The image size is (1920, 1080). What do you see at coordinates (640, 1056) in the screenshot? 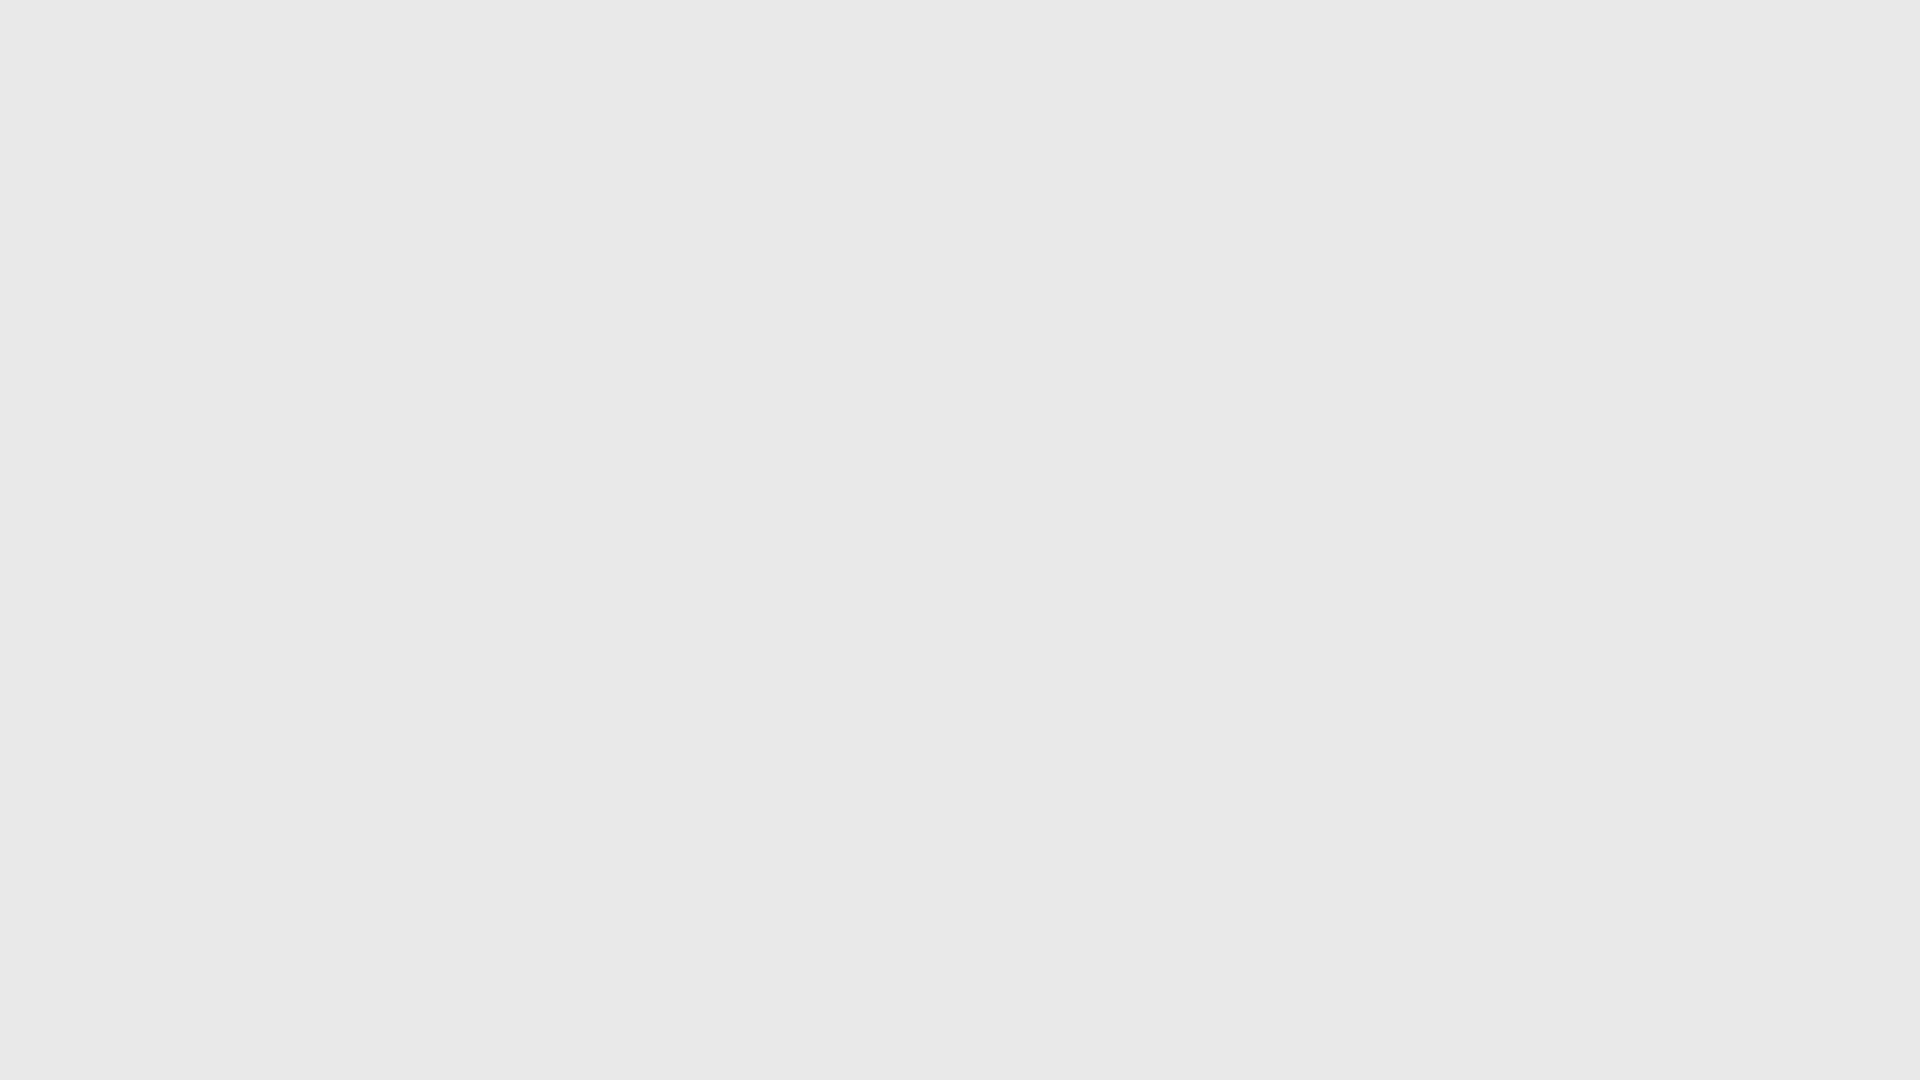
I see `BACK TO LOCATIONS` at bounding box center [640, 1056].